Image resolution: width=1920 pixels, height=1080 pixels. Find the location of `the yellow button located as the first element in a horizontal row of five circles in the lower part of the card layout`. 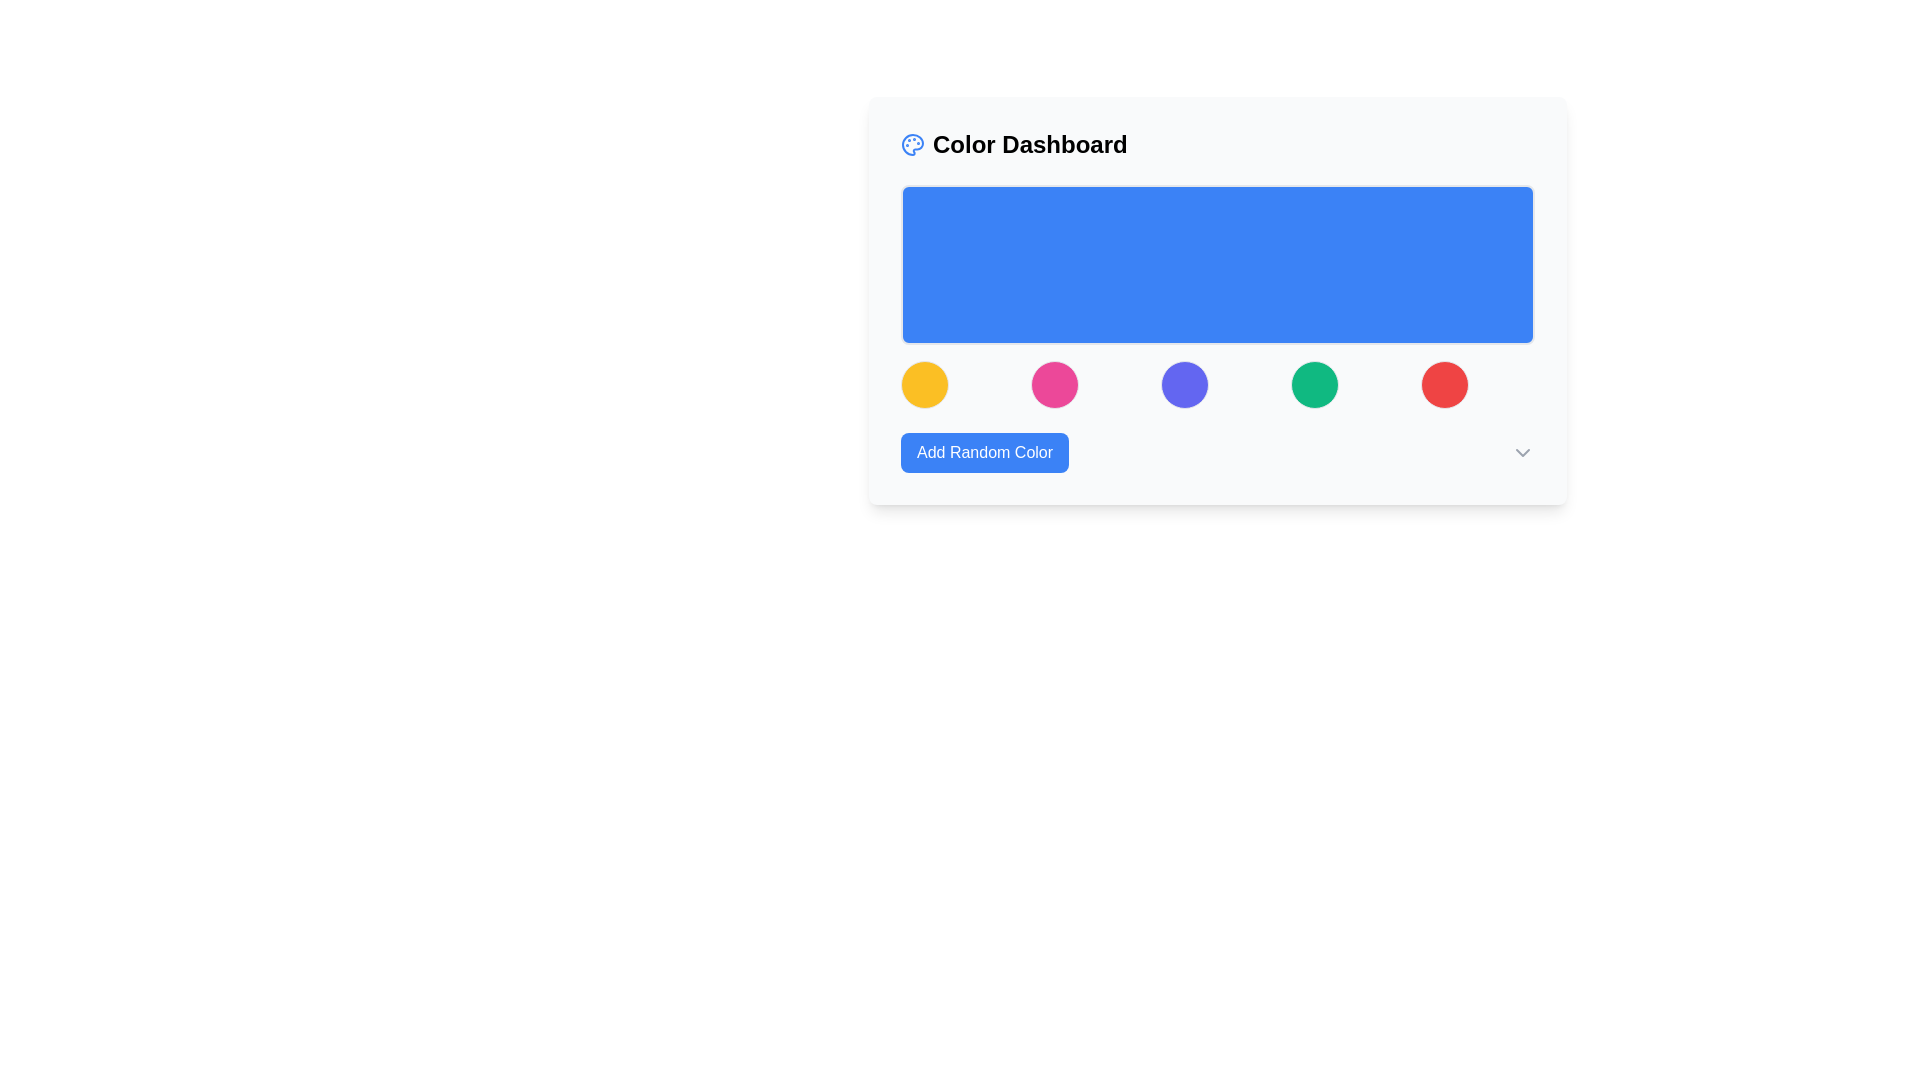

the yellow button located as the first element in a horizontal row of five circles in the lower part of the card layout is located at coordinates (924, 385).